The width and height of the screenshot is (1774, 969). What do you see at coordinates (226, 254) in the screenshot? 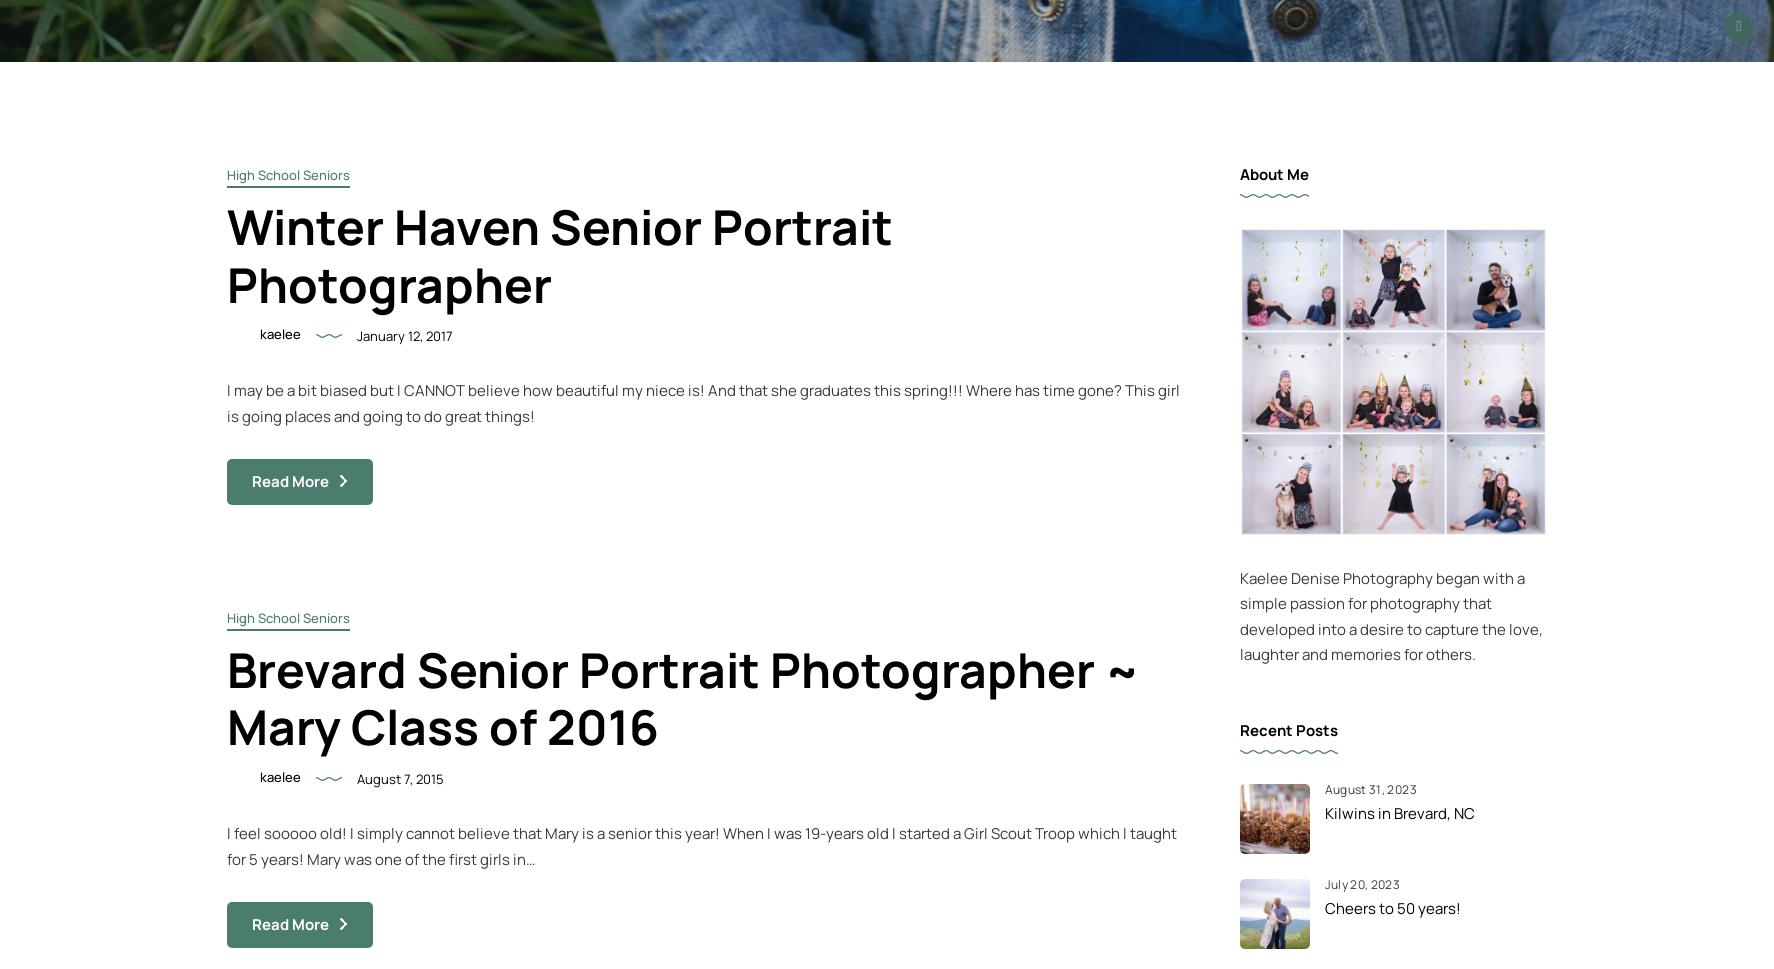
I see `'Winter Haven Senior Portrait Photographer'` at bounding box center [226, 254].